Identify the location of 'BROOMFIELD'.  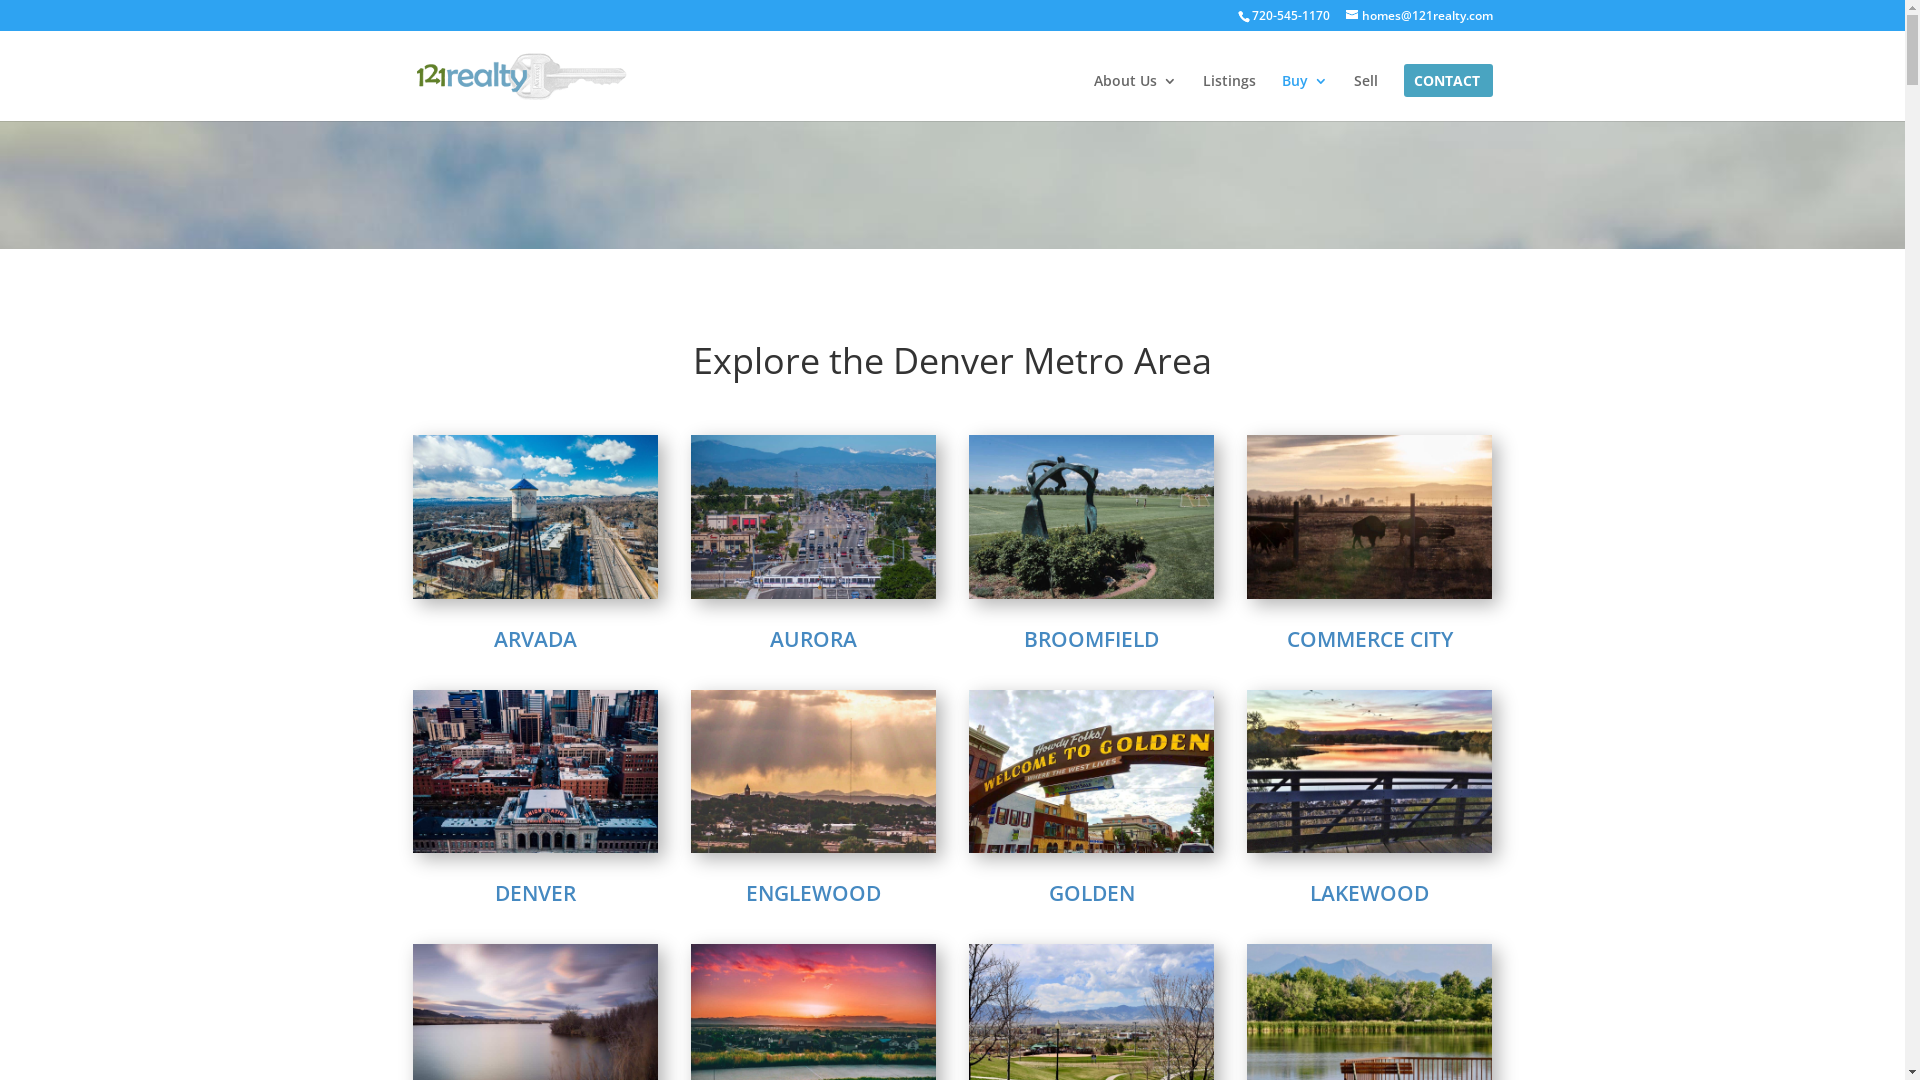
(1023, 639).